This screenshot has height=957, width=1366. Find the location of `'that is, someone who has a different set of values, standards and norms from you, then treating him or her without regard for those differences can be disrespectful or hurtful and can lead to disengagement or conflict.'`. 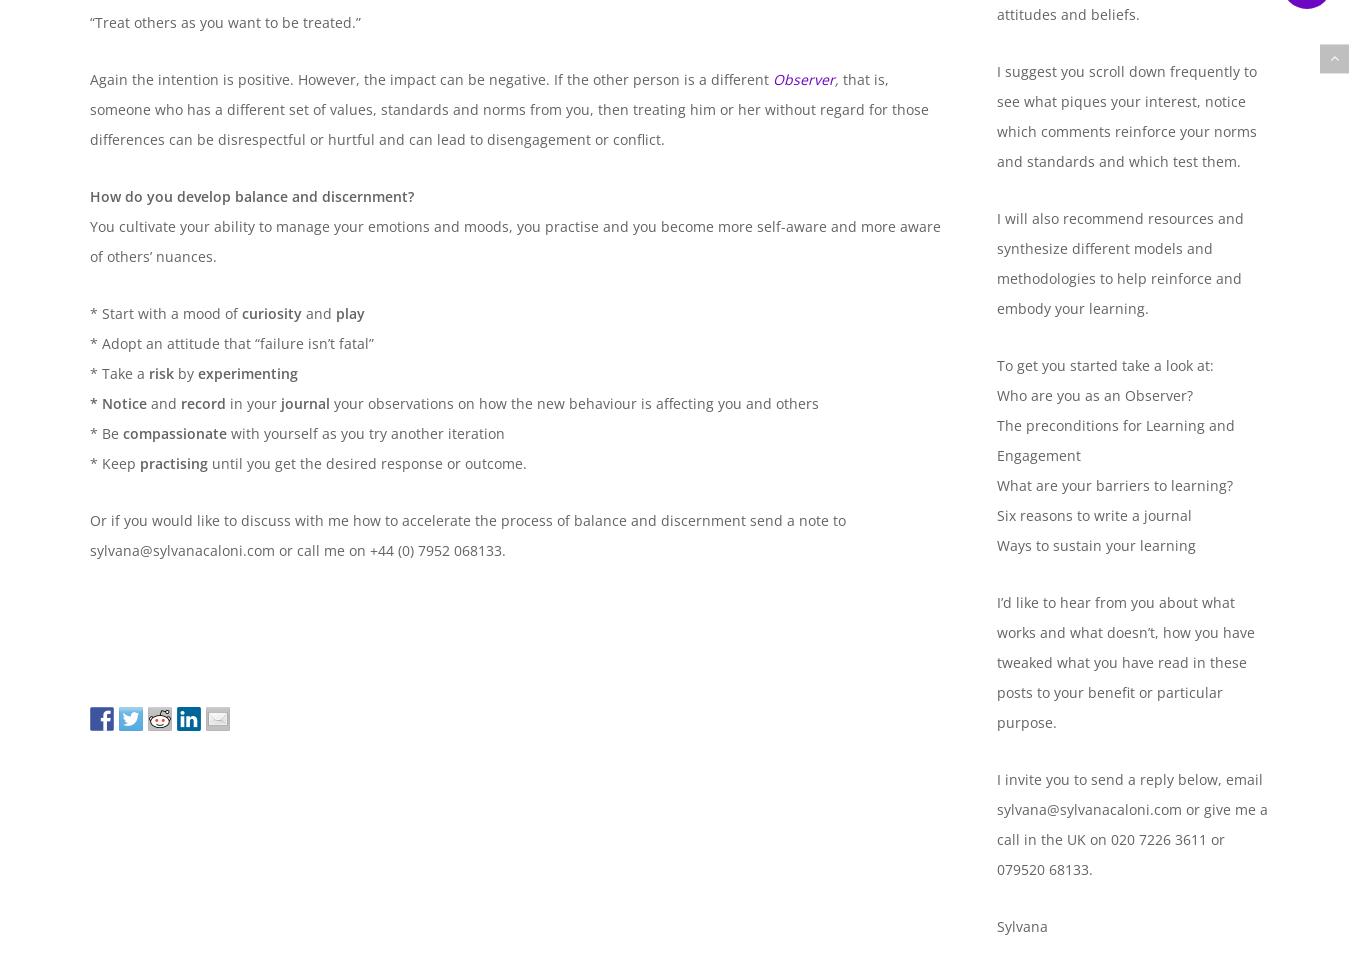

'that is, someone who has a different set of values, standards and norms from you, then treating him or her without regard for those differences can be disrespectful or hurtful and can lead to disengagement or conflict.' is located at coordinates (509, 109).